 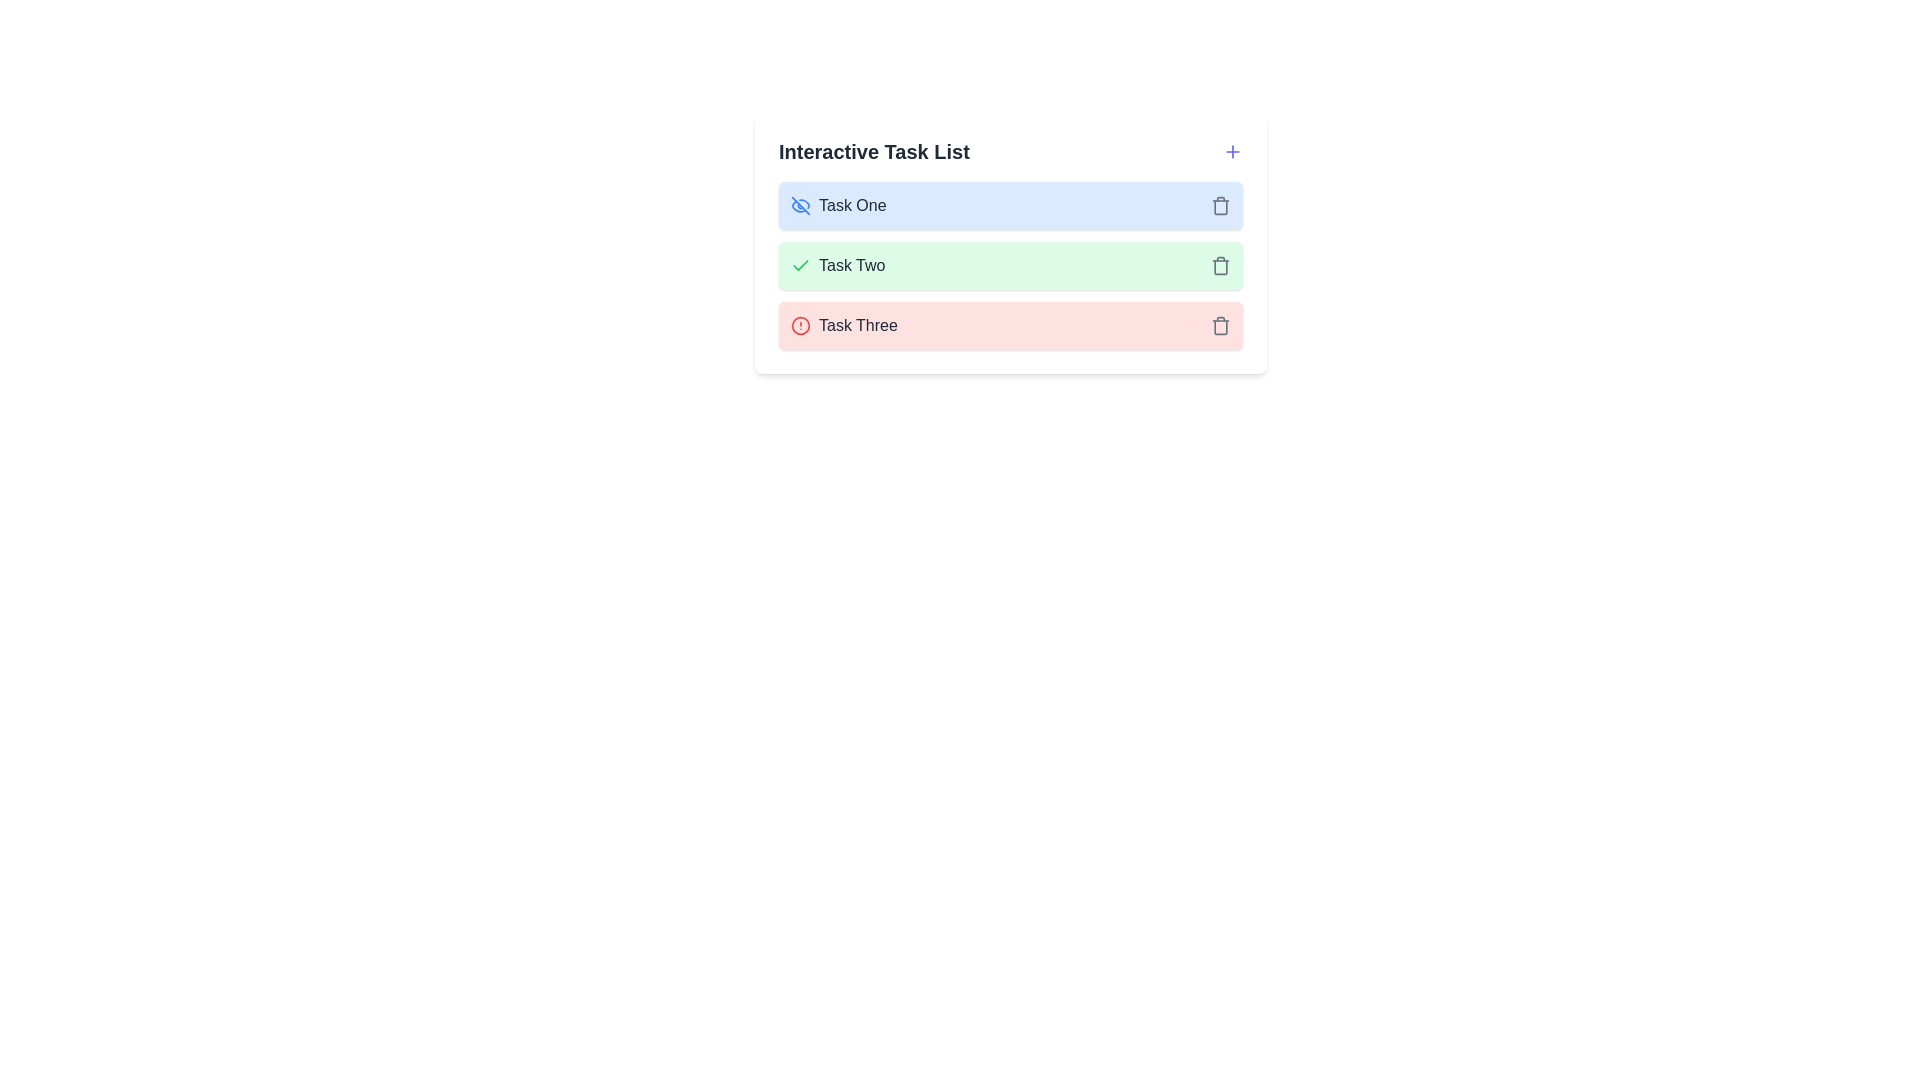 What do you see at coordinates (1219, 325) in the screenshot?
I see `the delete icon located to the right of 'Task Three' in the interactive task list` at bounding box center [1219, 325].